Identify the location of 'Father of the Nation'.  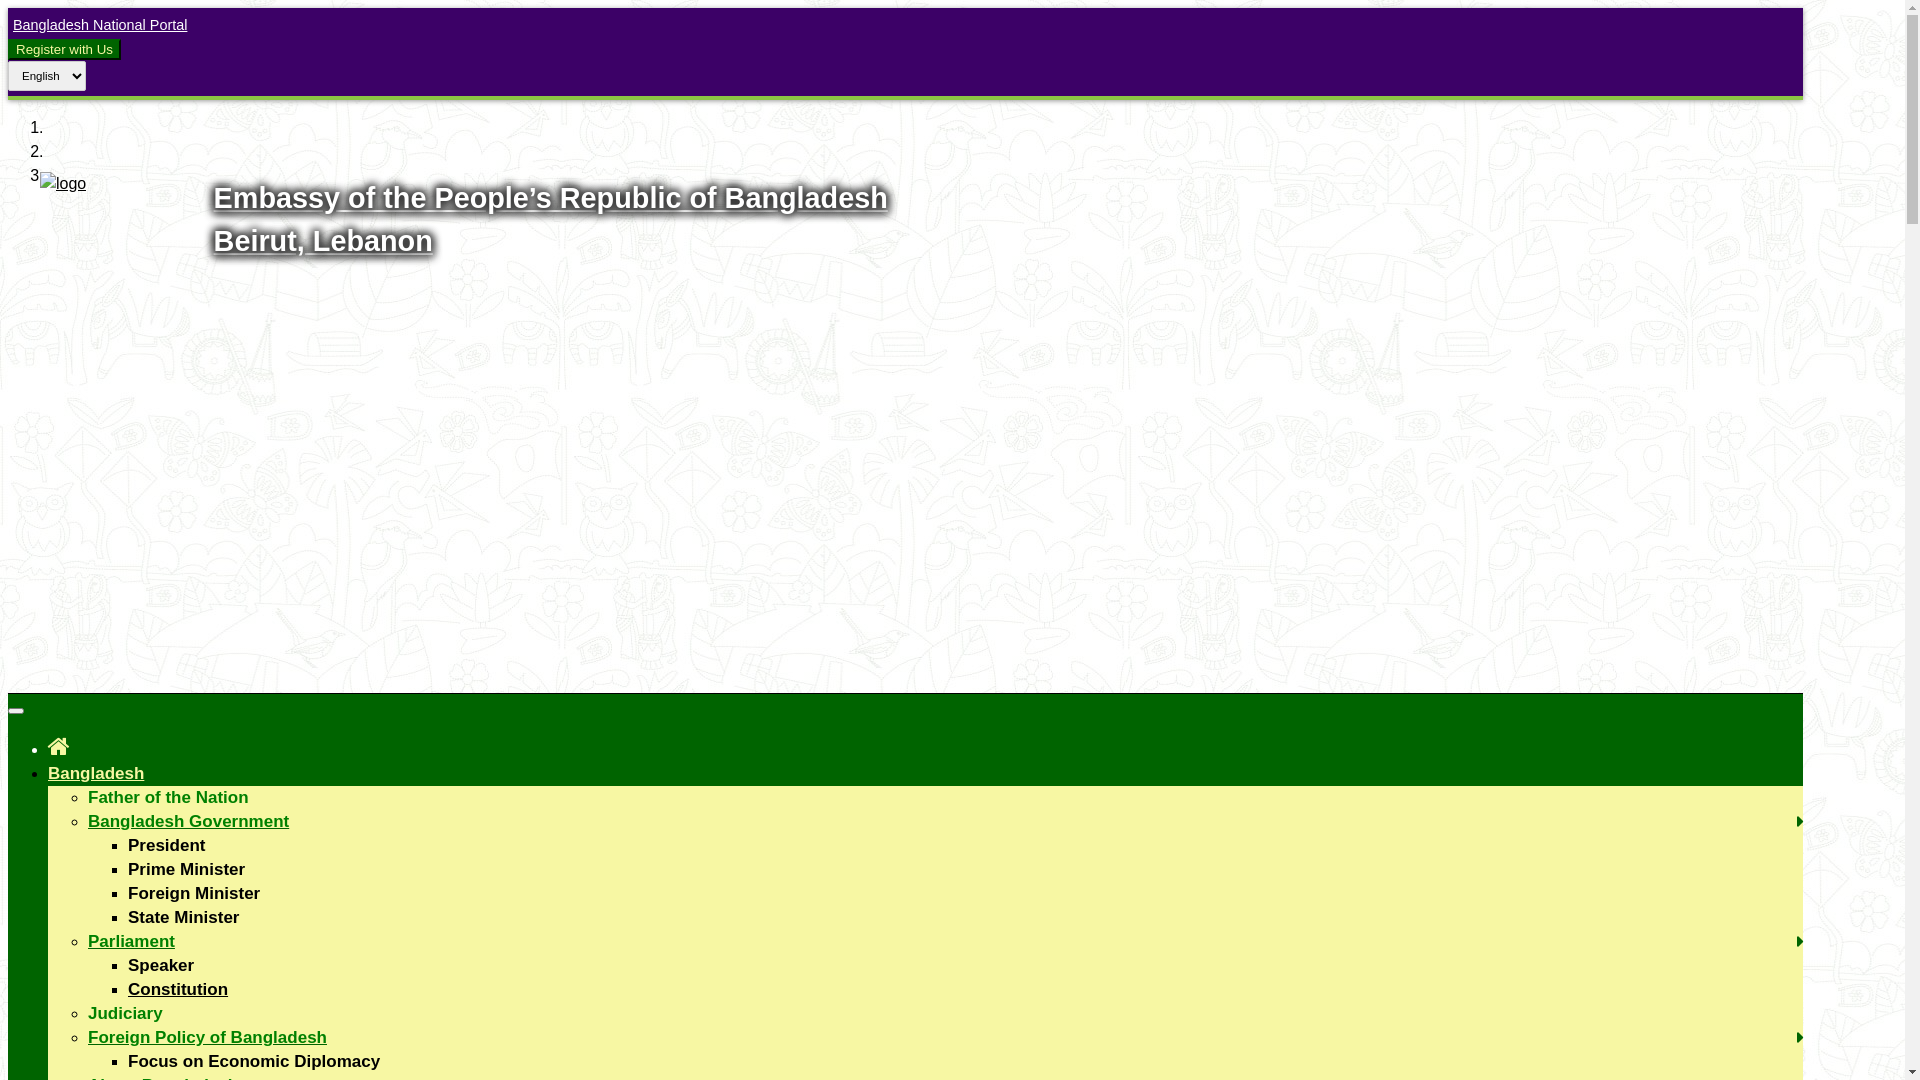
(86, 796).